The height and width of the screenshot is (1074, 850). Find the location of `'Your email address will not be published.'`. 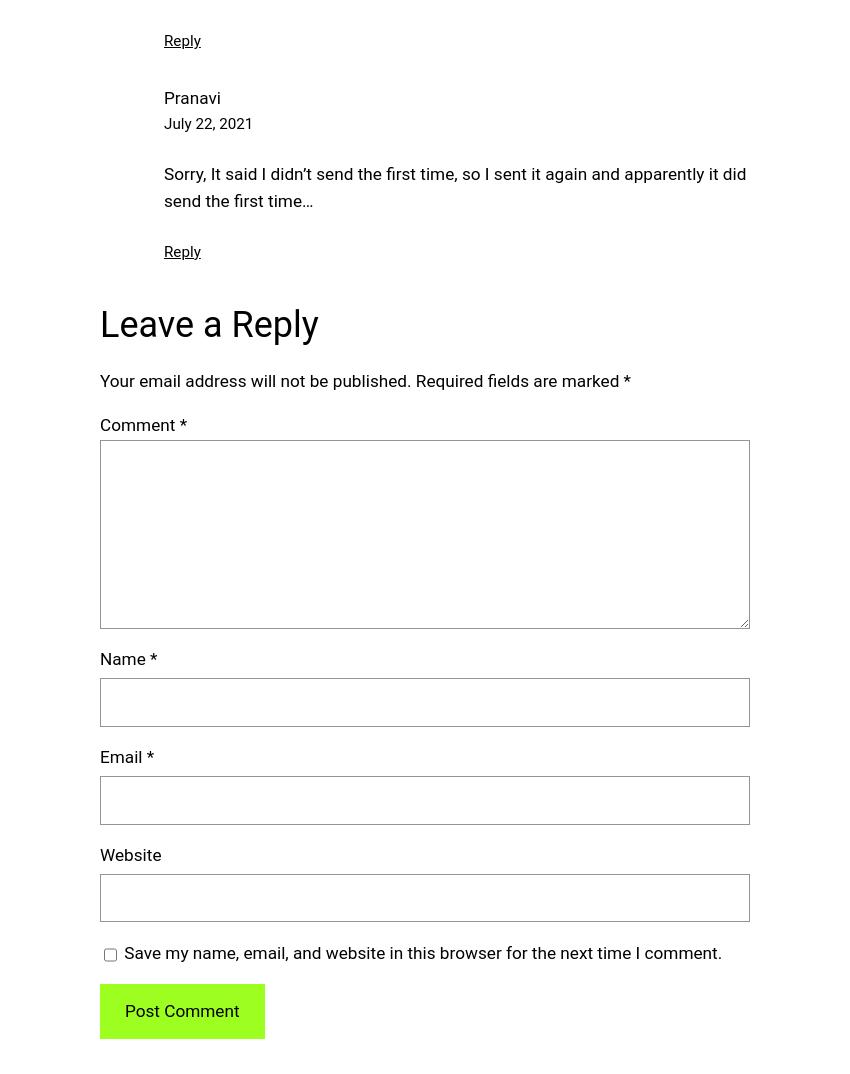

'Your email address will not be published.' is located at coordinates (255, 379).